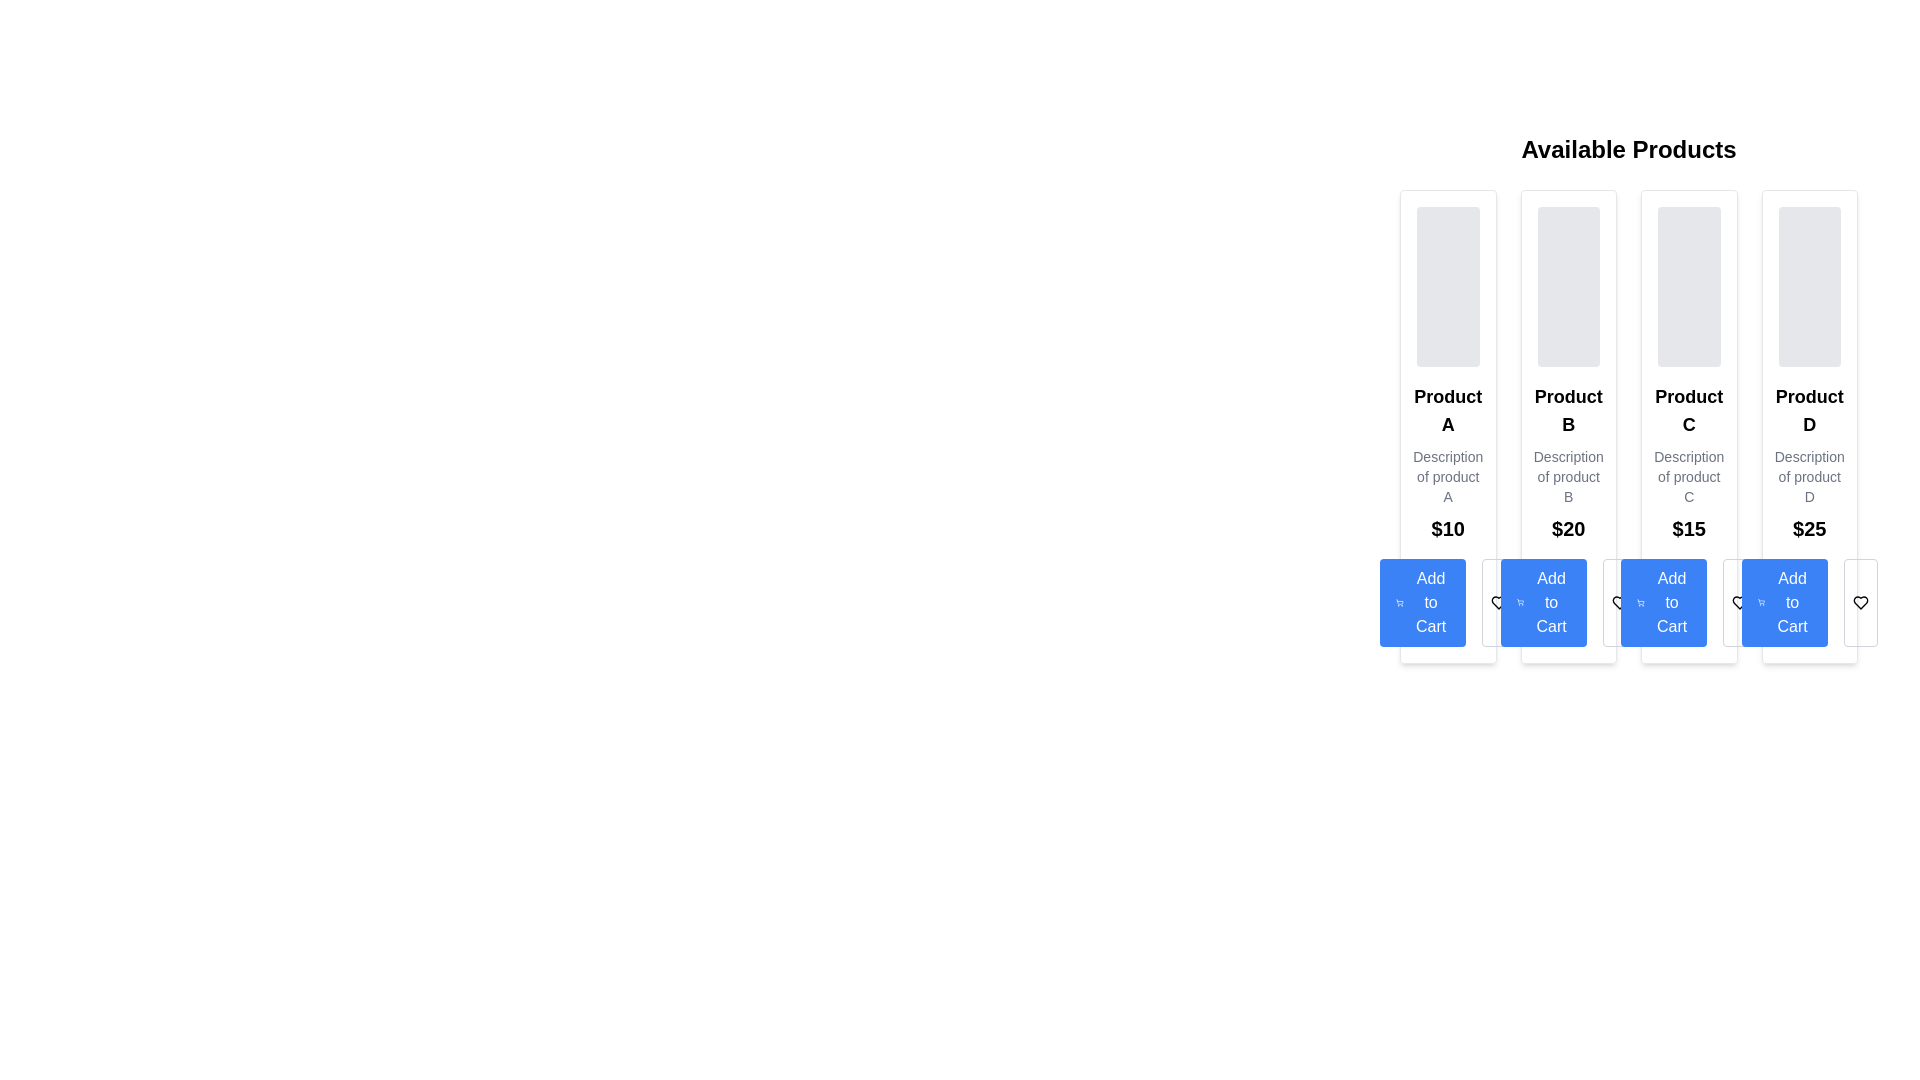 Image resolution: width=1920 pixels, height=1080 pixels. Describe the element at coordinates (1567, 477) in the screenshot. I see `the text label displaying 'Description of product B', which is styled in a smaller, gray font and positioned below the title 'Product B' in the second product card` at that location.